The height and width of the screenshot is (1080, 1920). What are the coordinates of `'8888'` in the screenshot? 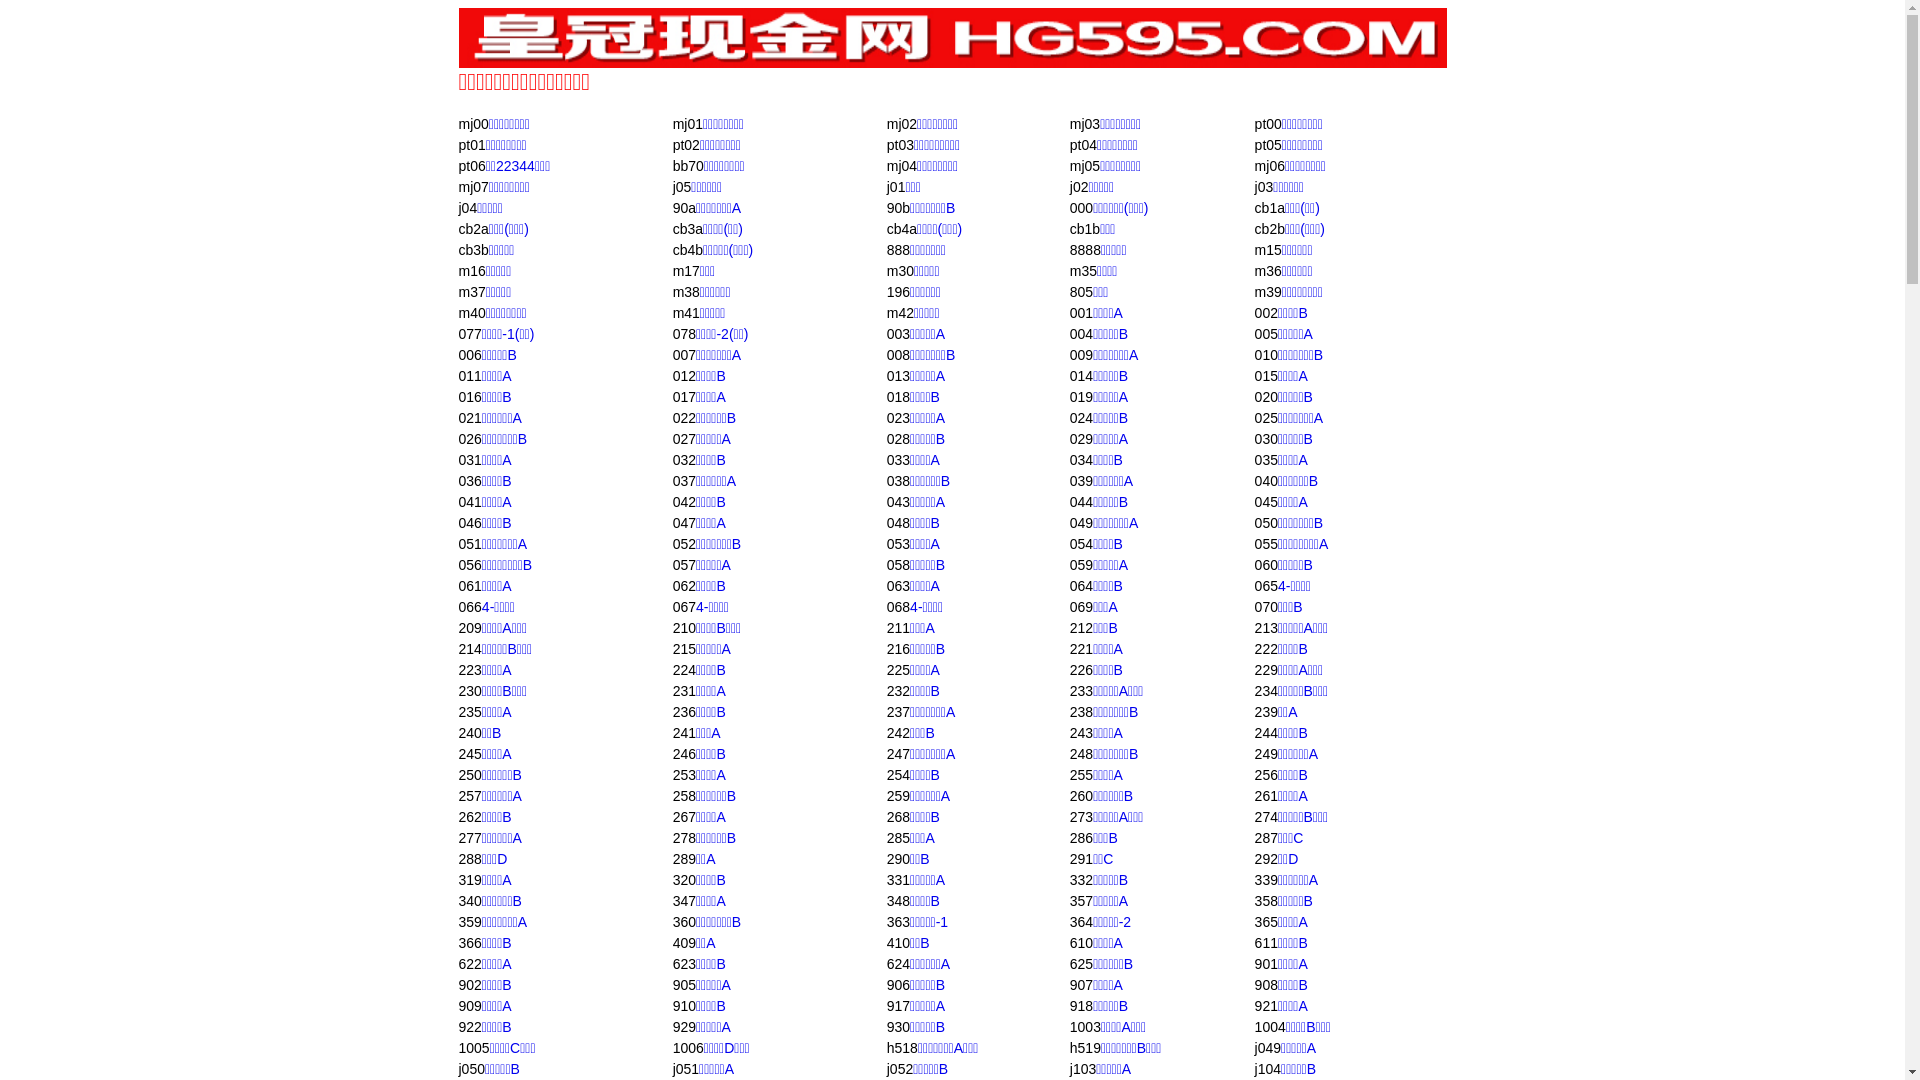 It's located at (1084, 249).